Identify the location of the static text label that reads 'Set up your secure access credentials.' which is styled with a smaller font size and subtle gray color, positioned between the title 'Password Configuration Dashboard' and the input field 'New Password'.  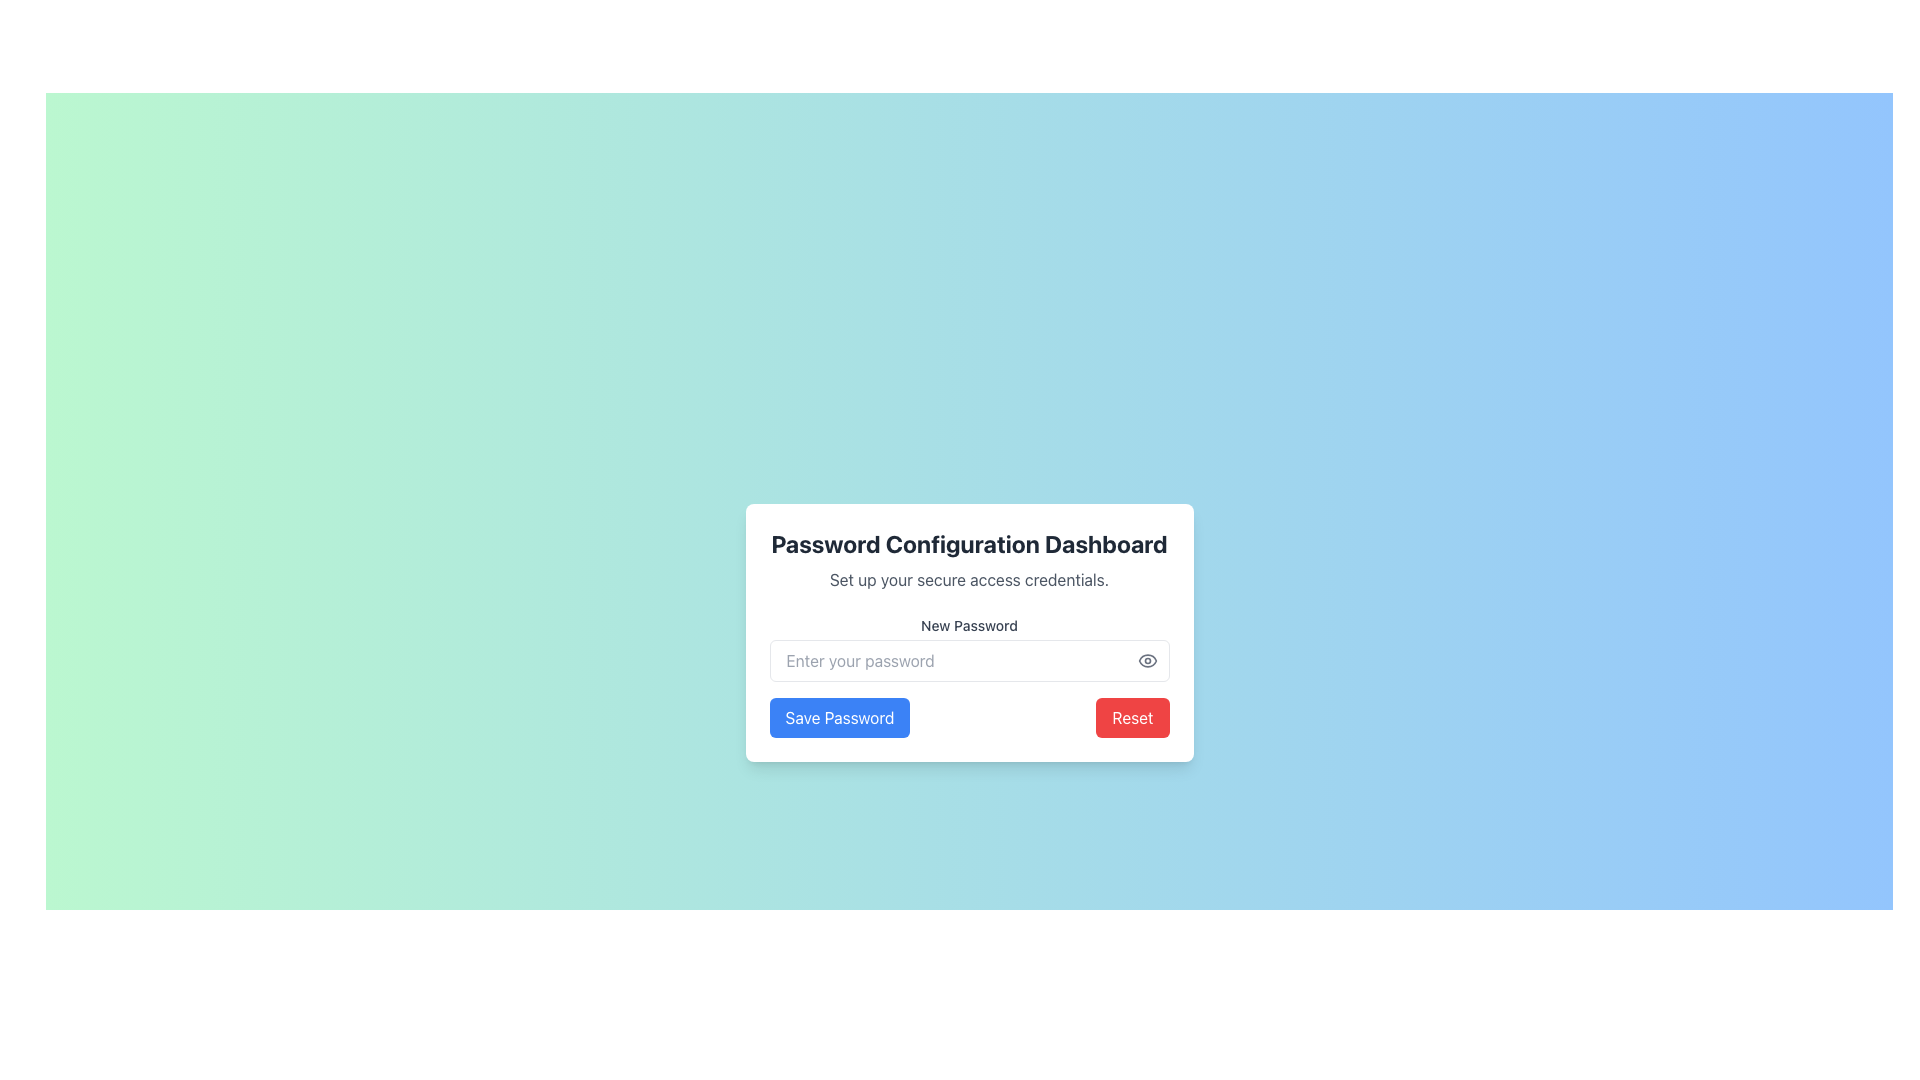
(969, 579).